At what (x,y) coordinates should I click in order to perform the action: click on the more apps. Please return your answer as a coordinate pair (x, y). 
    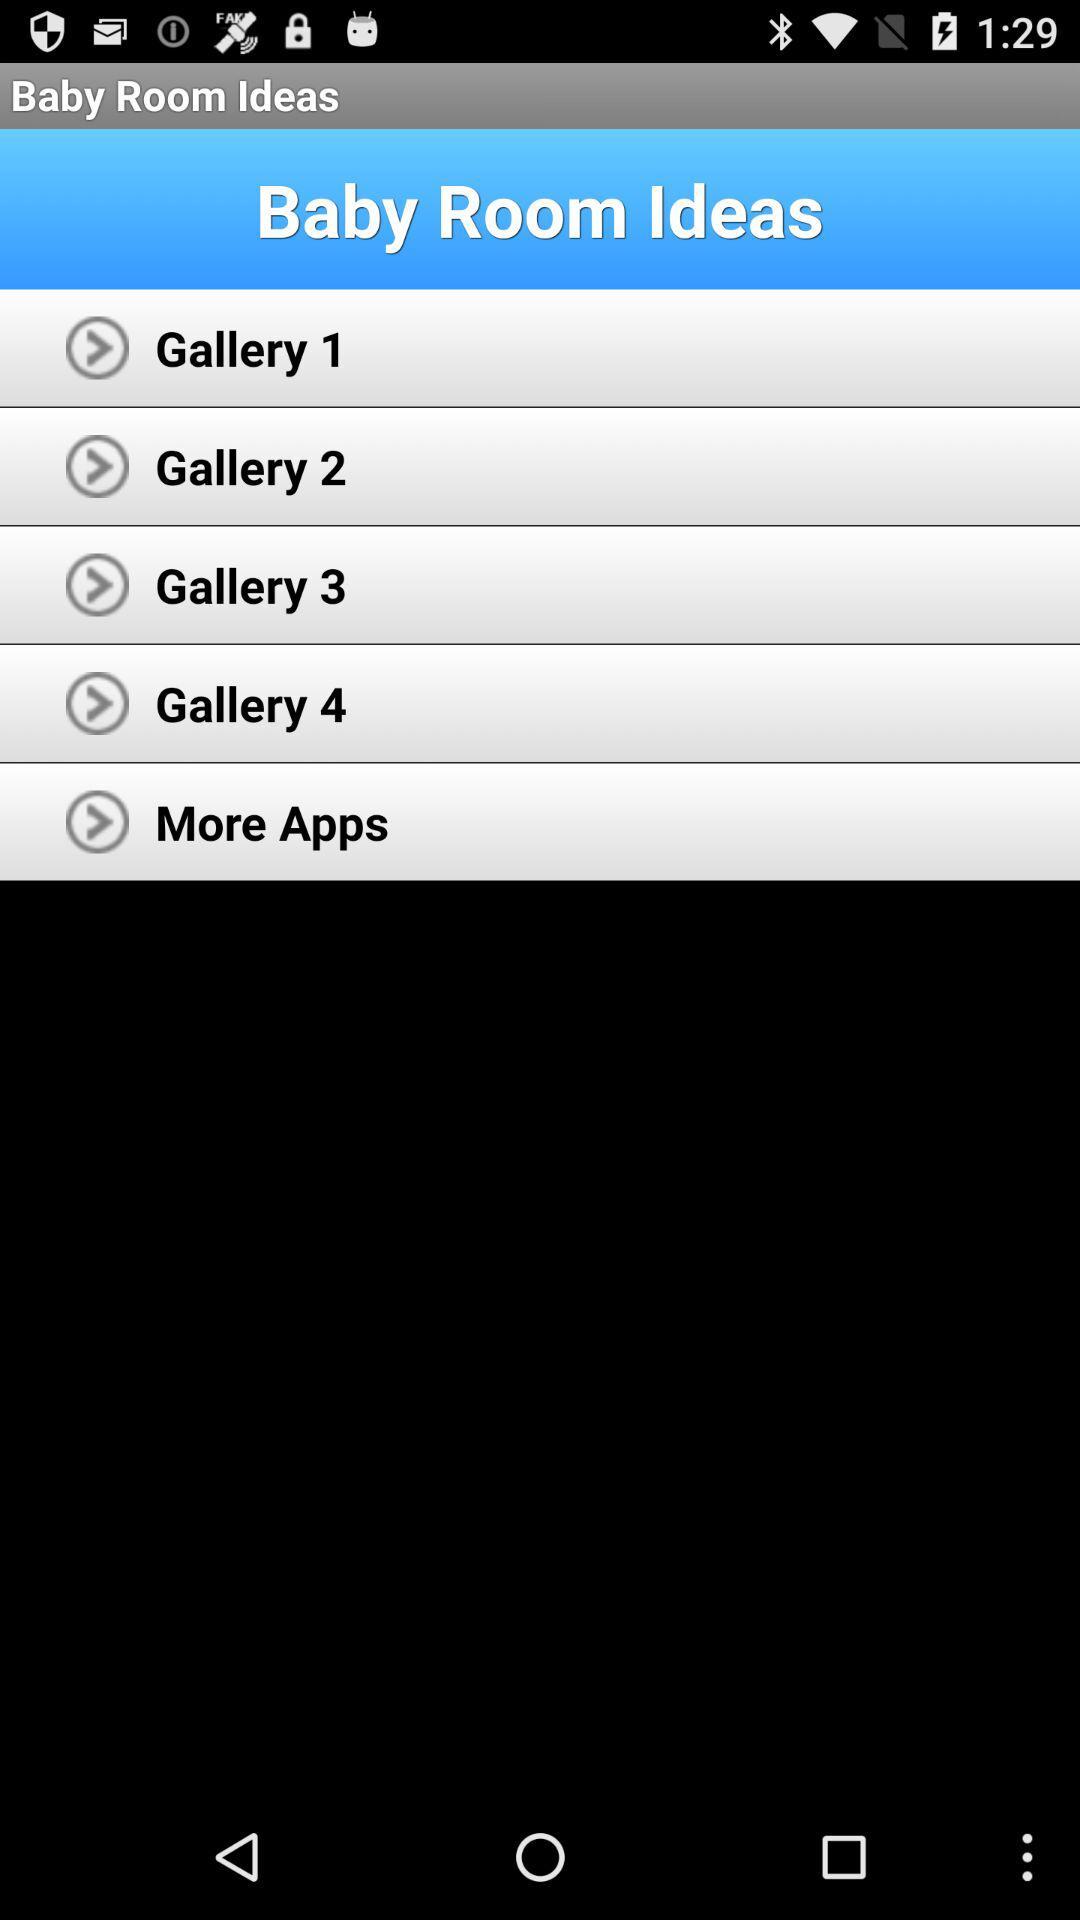
    Looking at the image, I should click on (272, 821).